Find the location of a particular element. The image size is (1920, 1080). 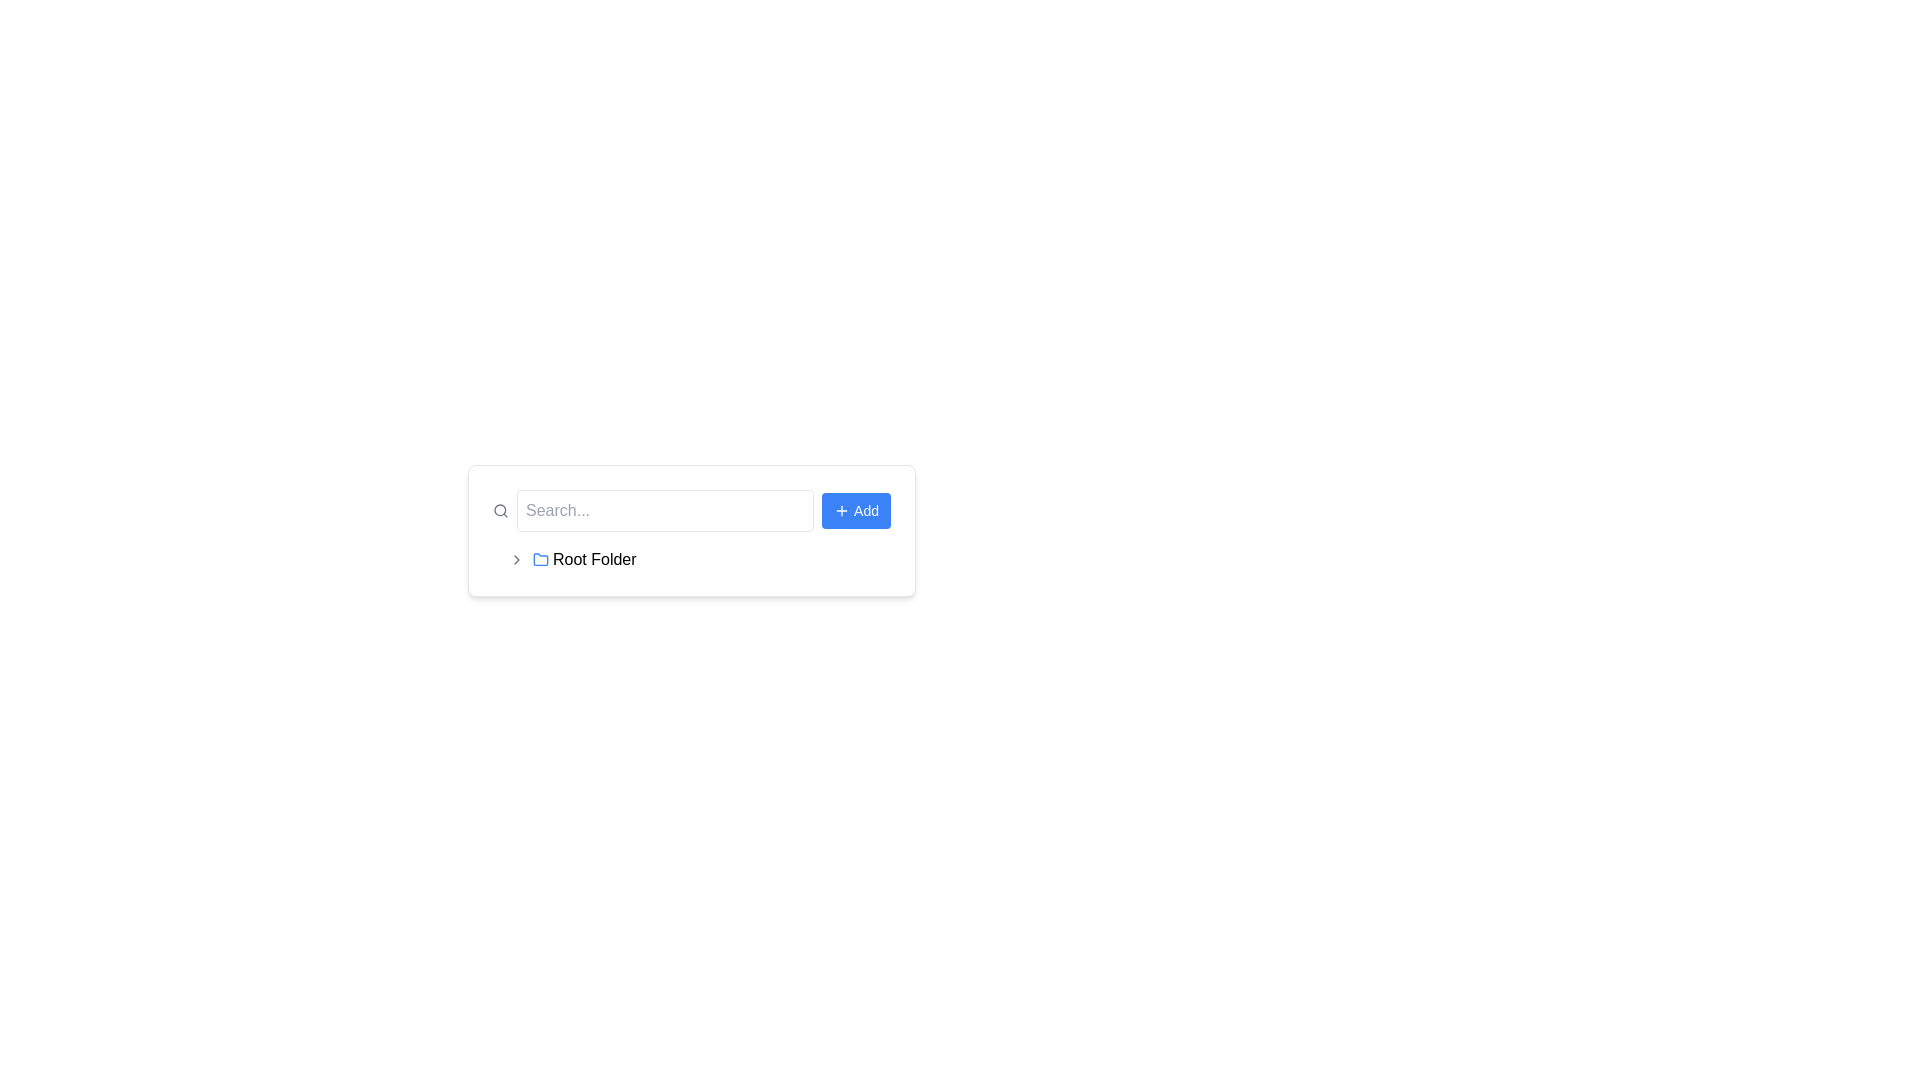

the small blue outlined folder icon located to the left of the 'Root Folder' text to interact with the folder is located at coordinates (541, 559).